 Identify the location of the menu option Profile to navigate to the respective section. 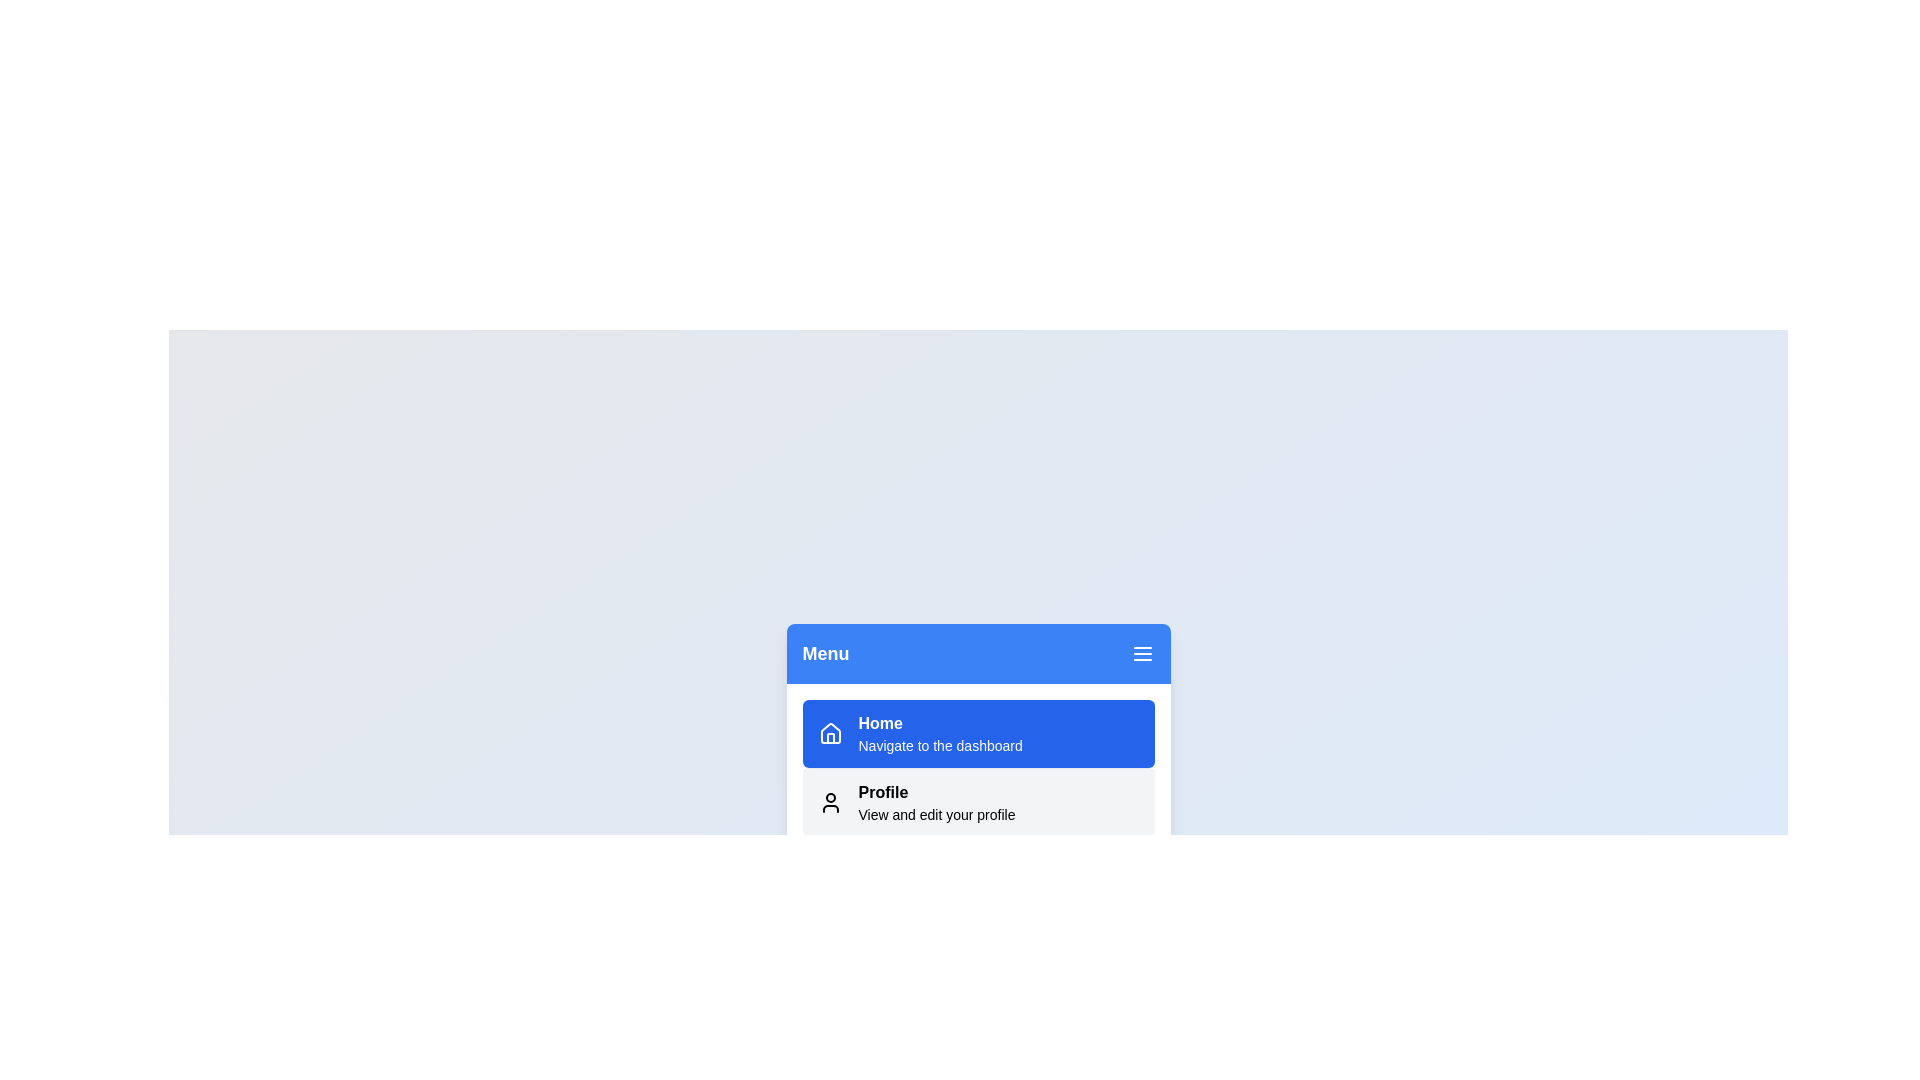
(978, 801).